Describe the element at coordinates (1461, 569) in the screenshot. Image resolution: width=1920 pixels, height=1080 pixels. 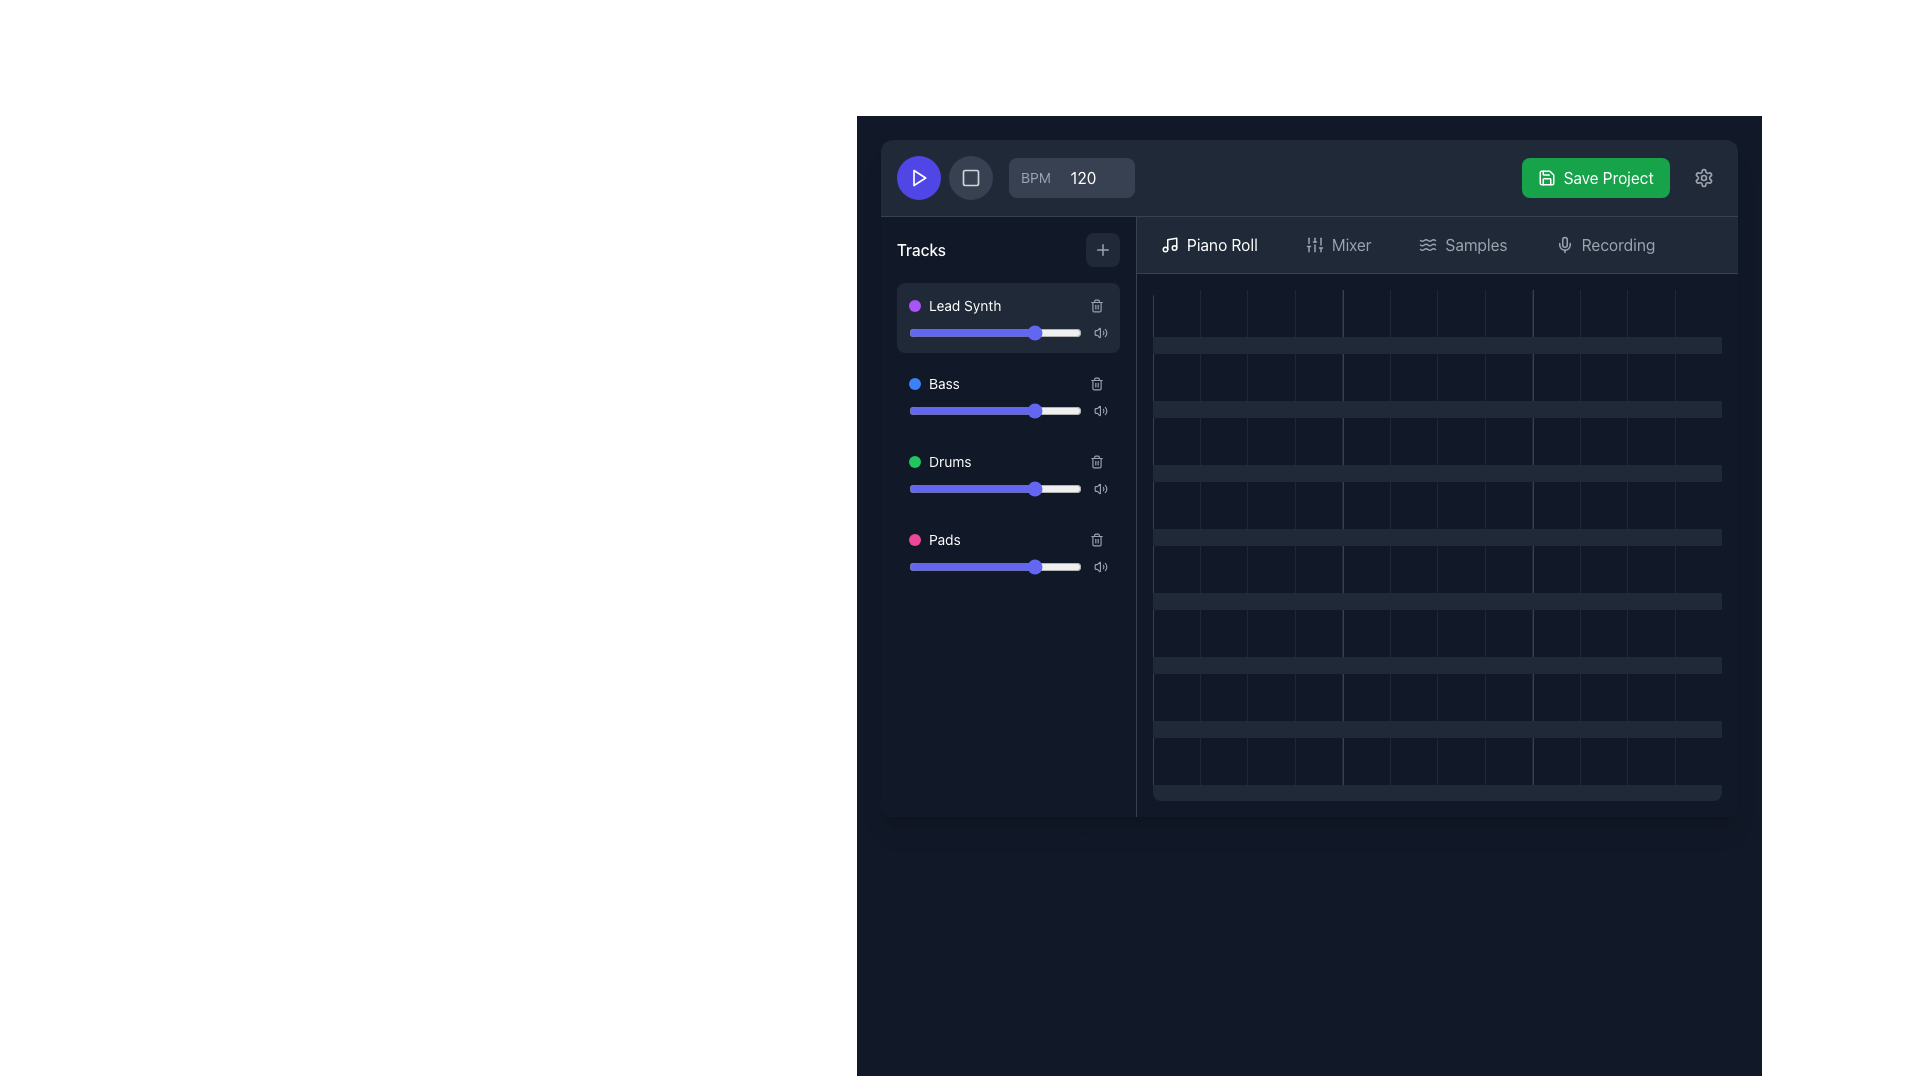
I see `the small square button or grid cell element with a dark gray background located in the 8th column and 5th row of the grid` at that location.